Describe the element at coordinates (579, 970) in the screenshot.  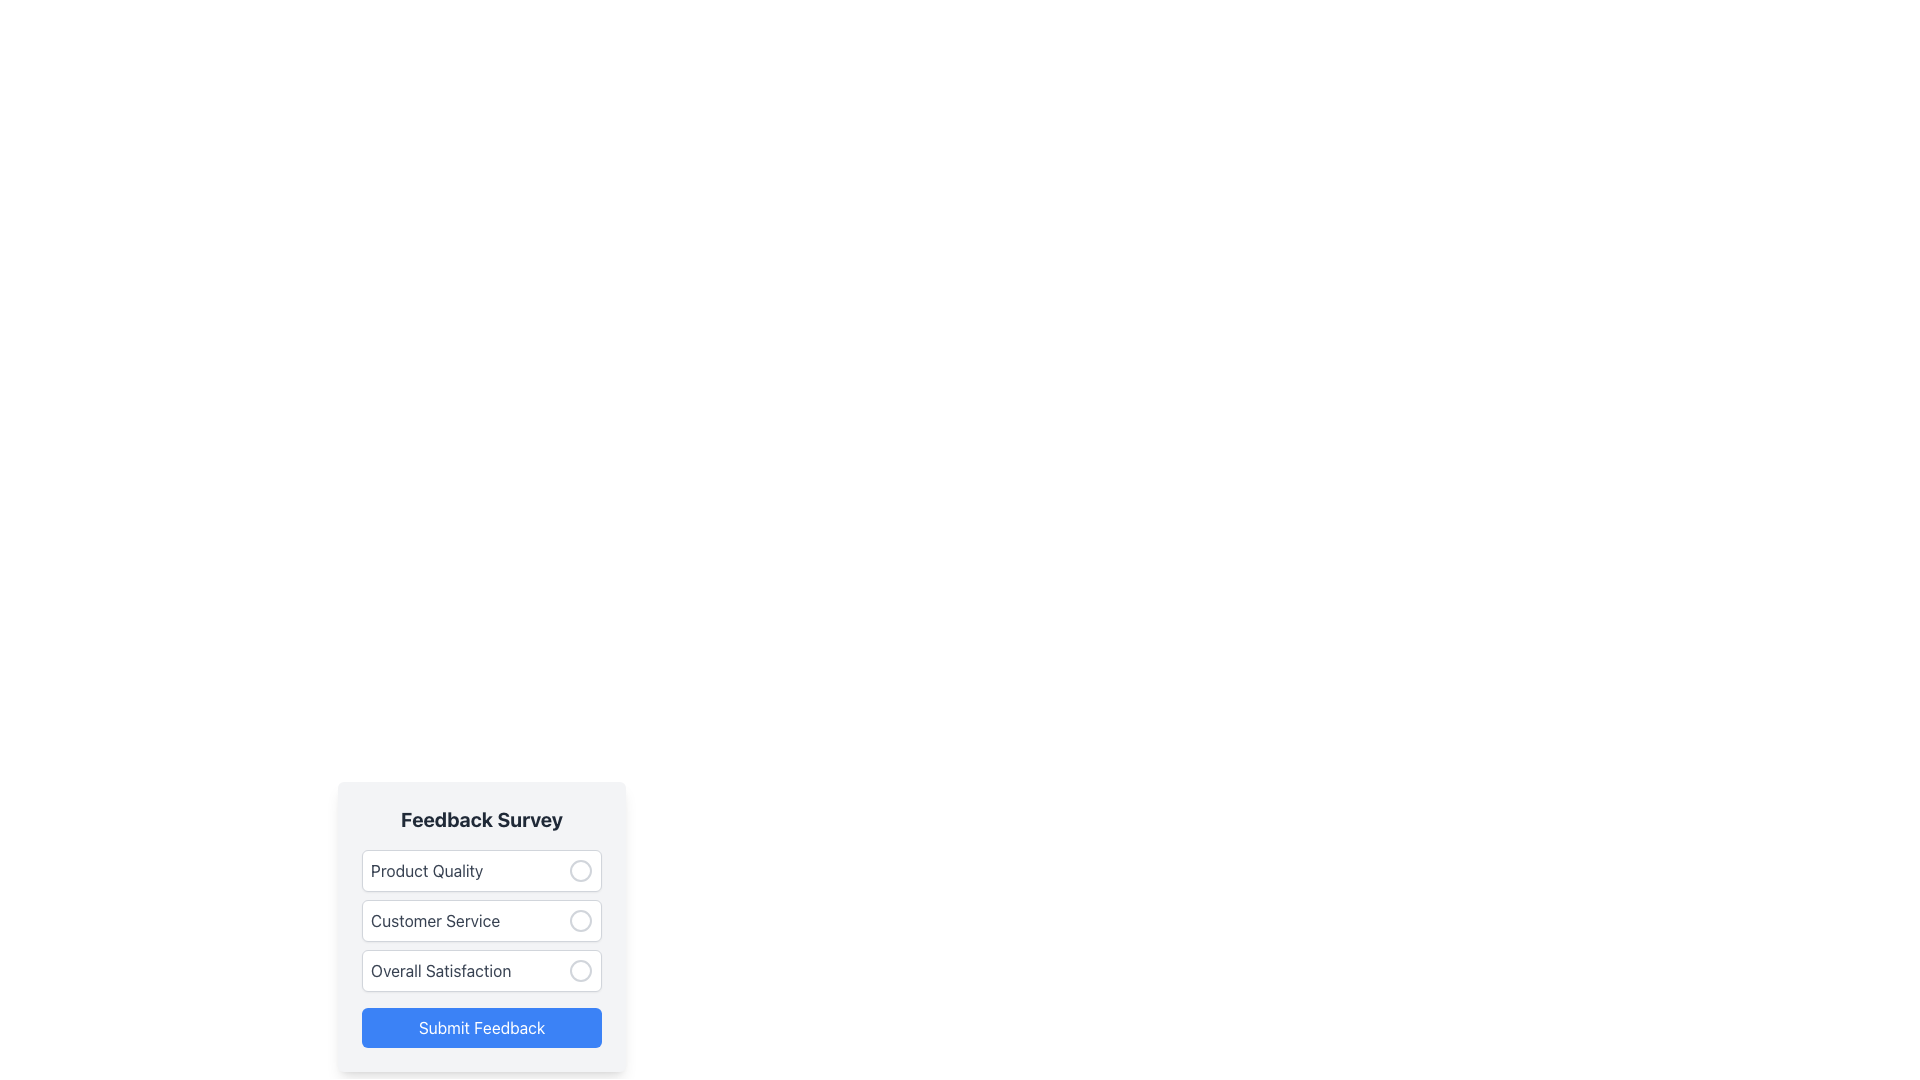
I see `the circular radio button for the 'Overall Satisfaction' option` at that location.